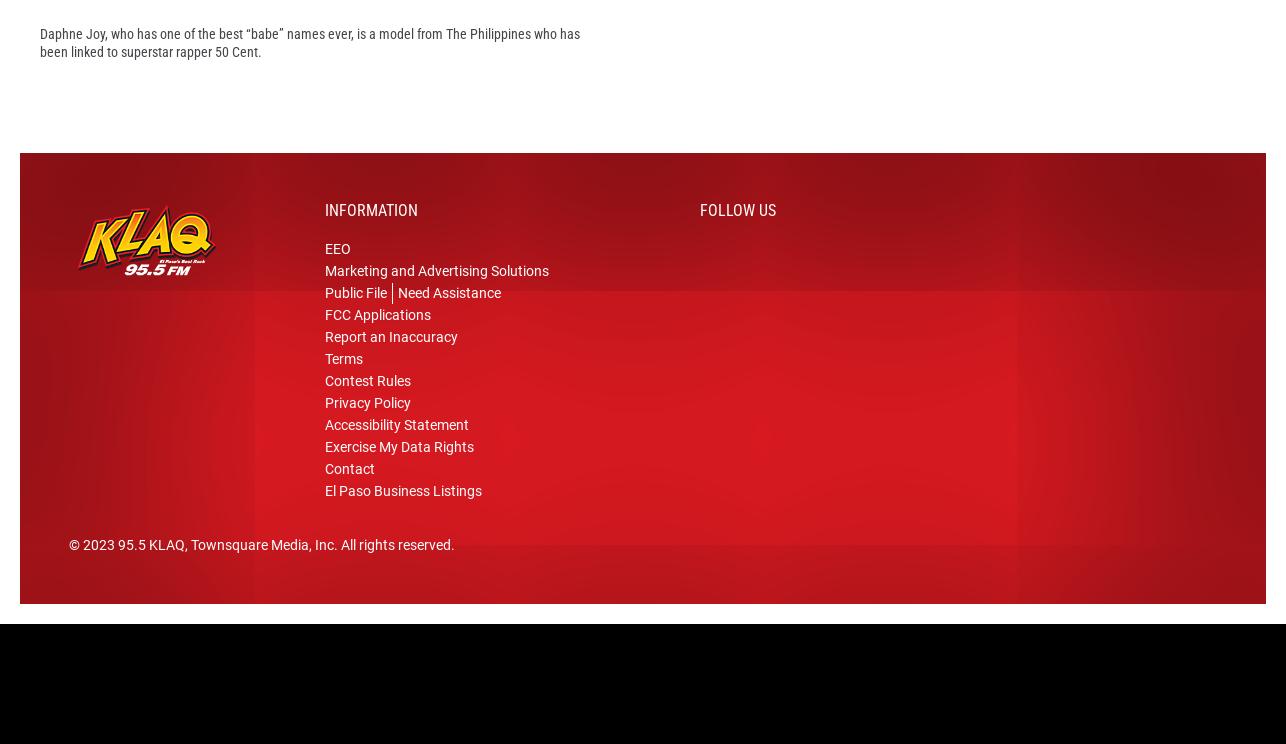  I want to click on 'El Paso Business Listings', so click(323, 521).